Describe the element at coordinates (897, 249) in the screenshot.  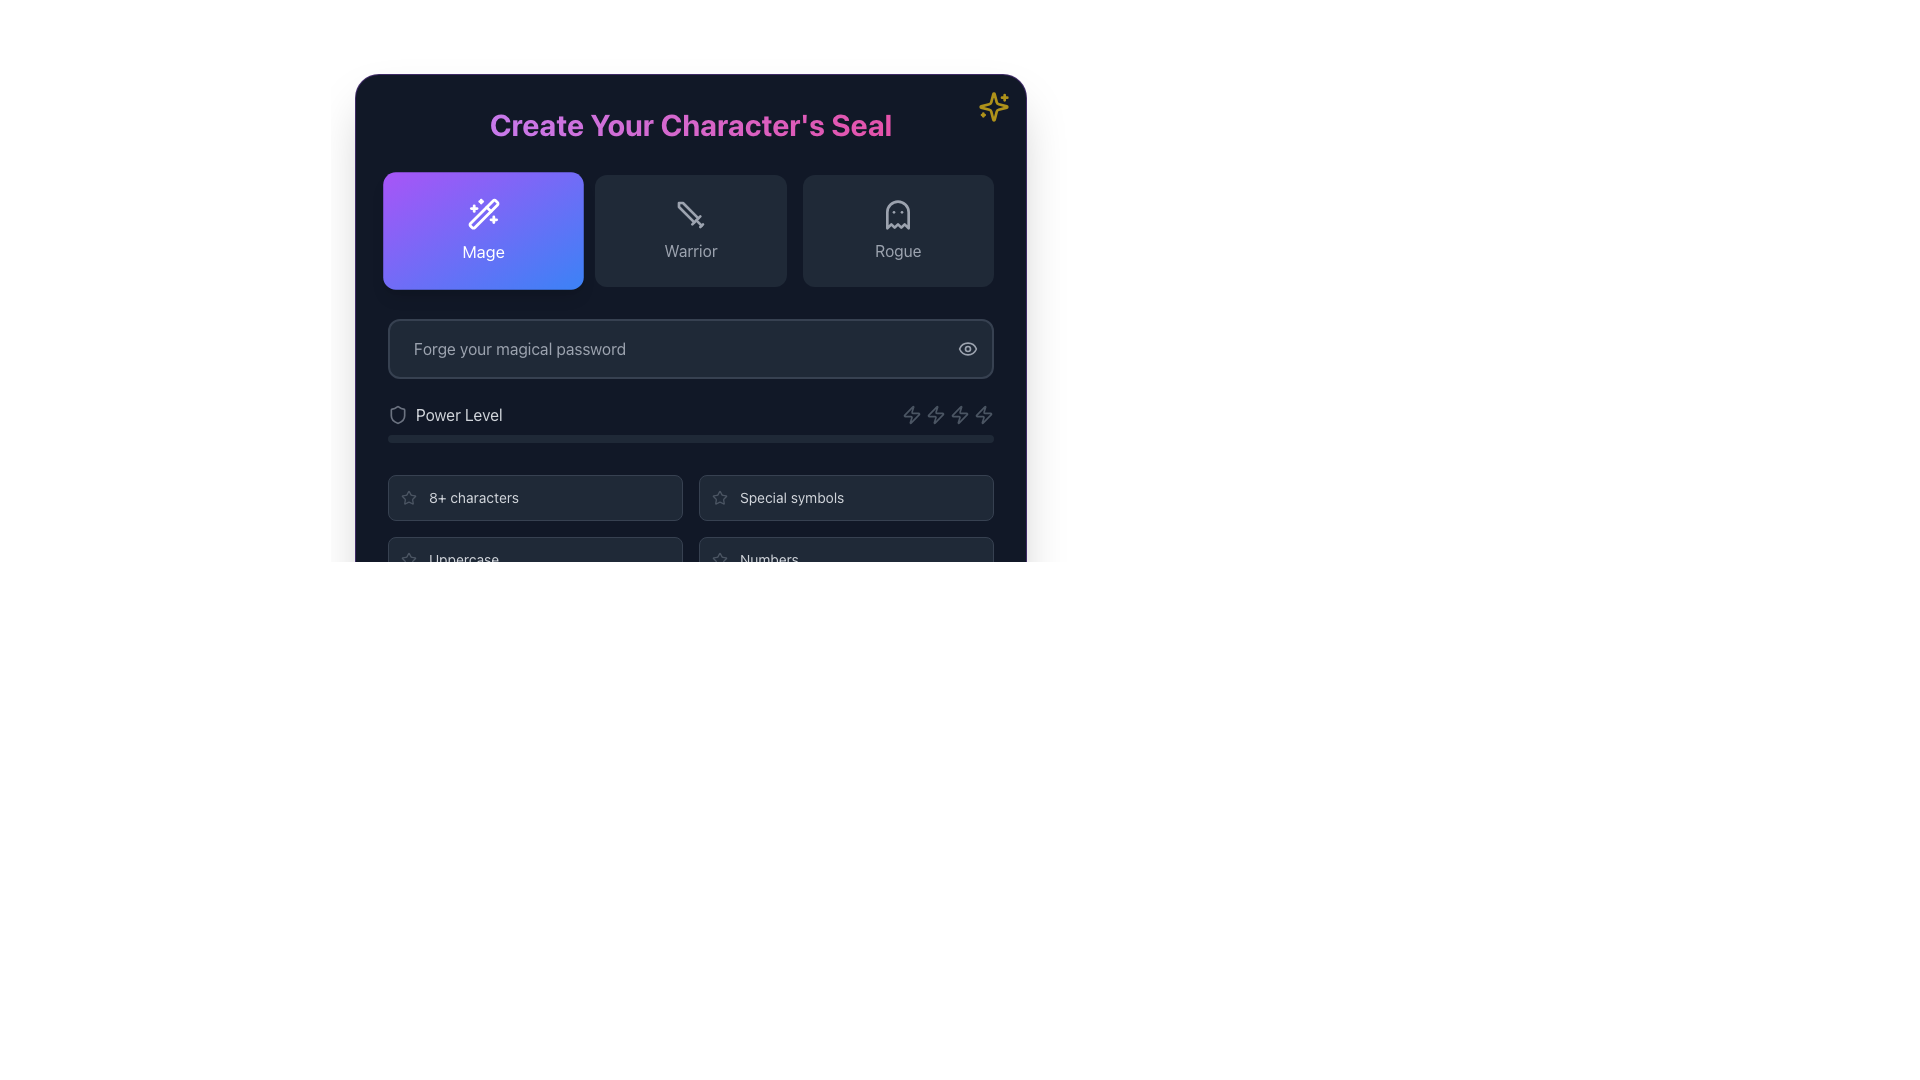
I see `the 'Rogue' label located in the third selectable card beneath the ghost icon` at that location.